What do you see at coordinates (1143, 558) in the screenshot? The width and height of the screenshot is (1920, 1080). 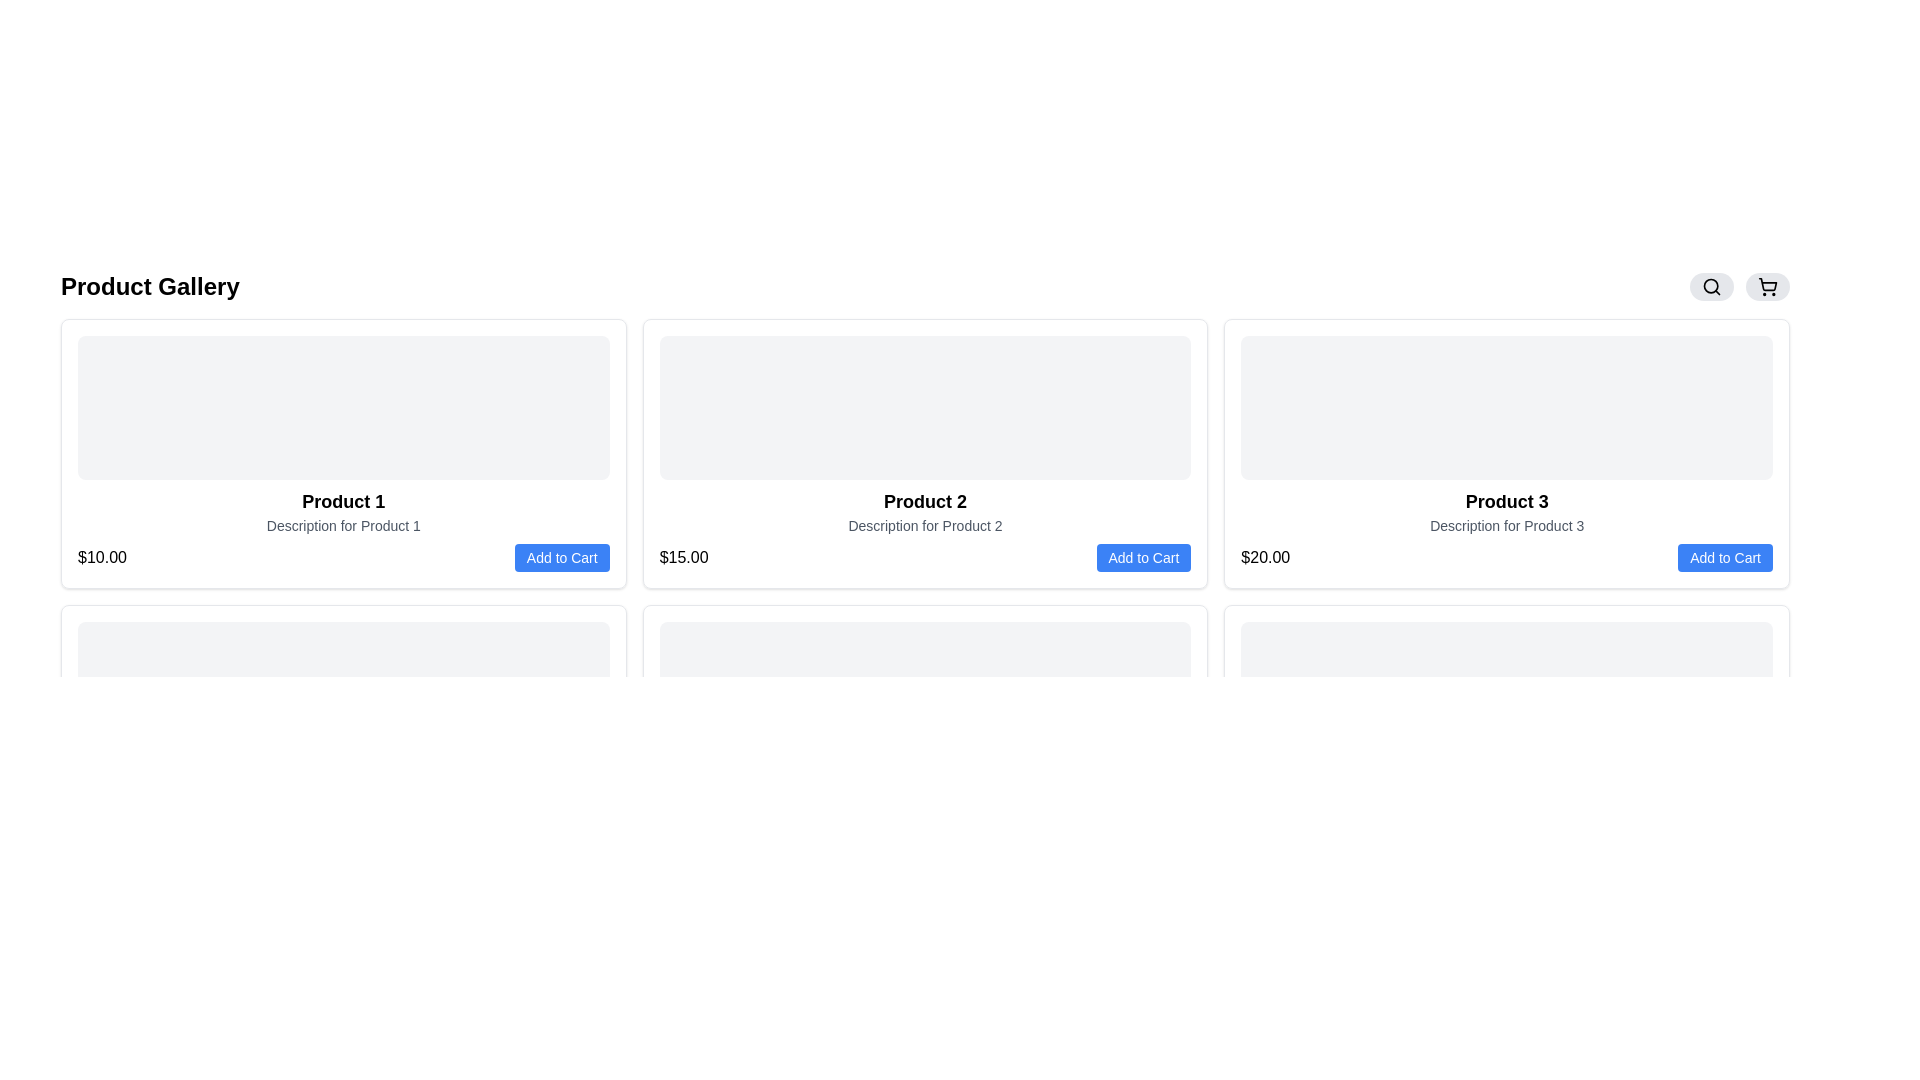 I see `the 'Add to Cart' button for 'Product 2' located at the bottom-right corner of the product card` at bounding box center [1143, 558].